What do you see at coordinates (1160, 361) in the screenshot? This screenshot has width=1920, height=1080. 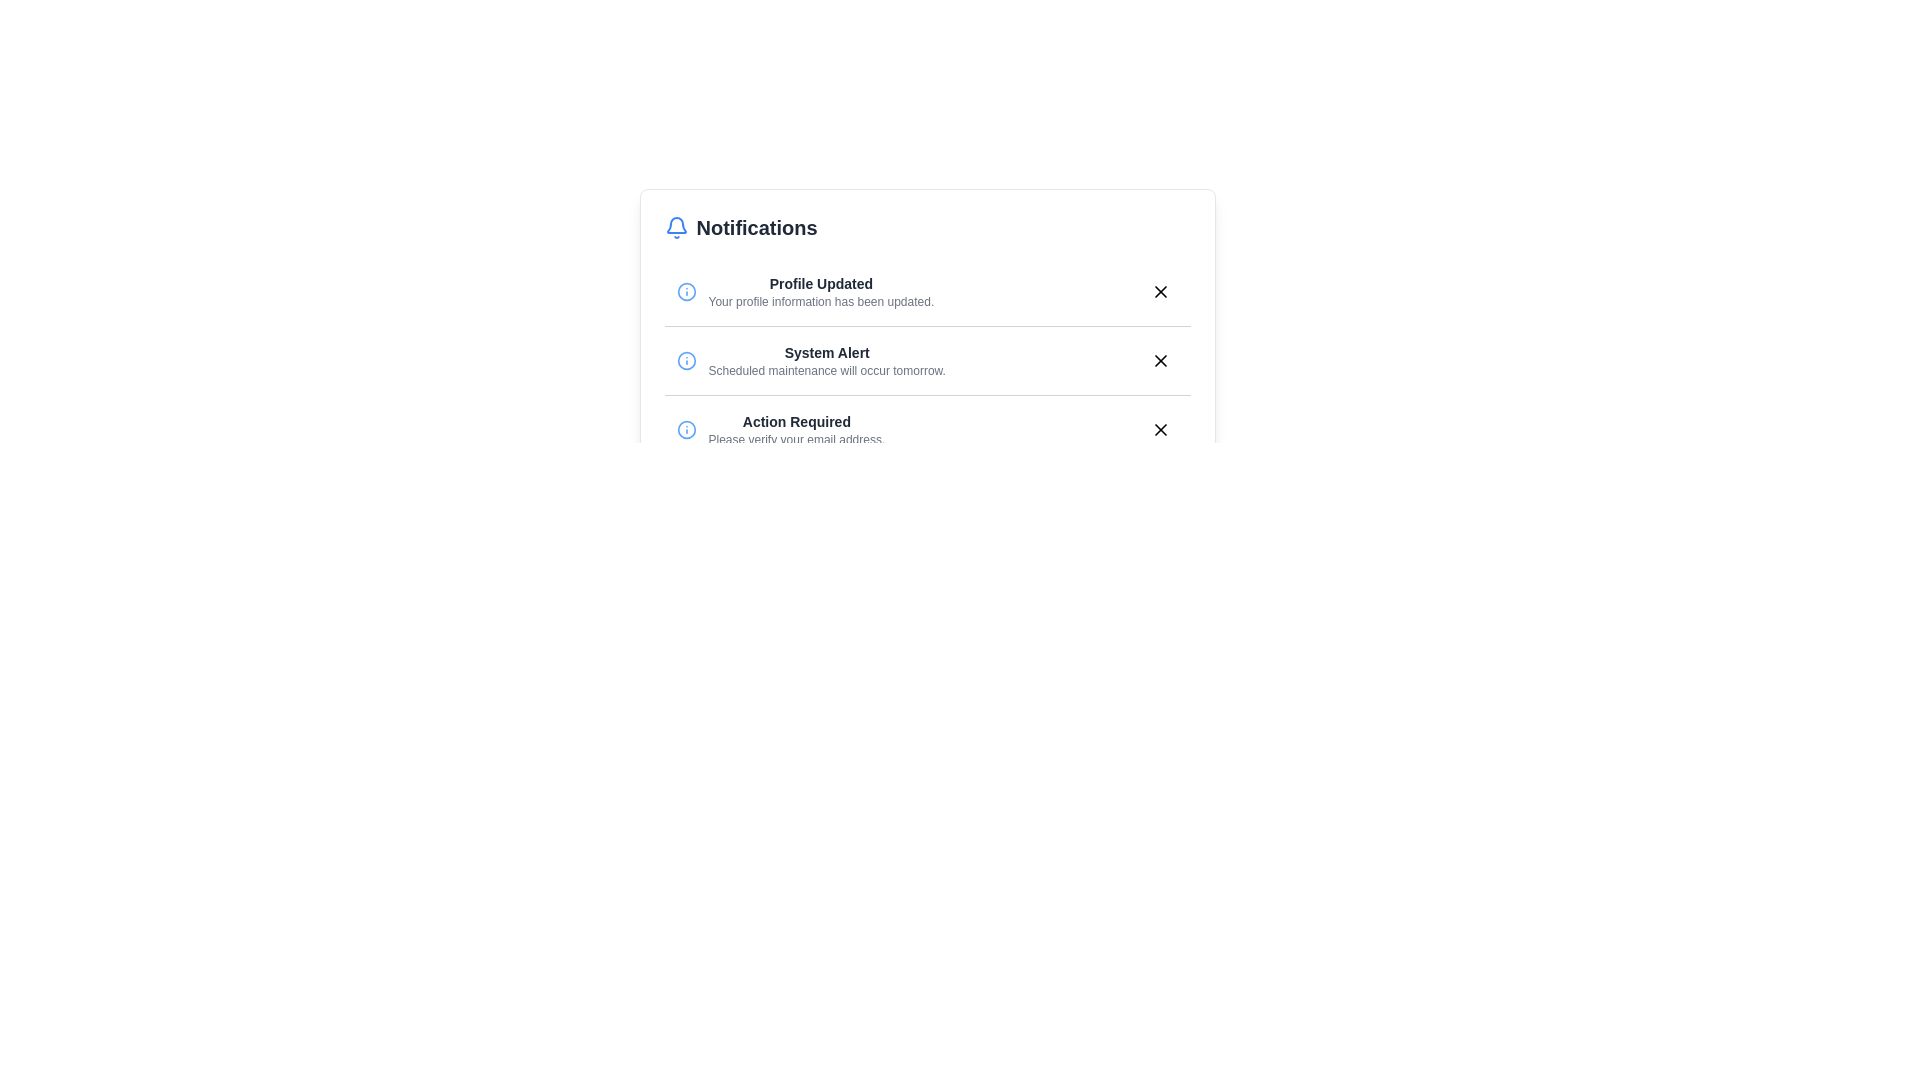 I see `the close button with an 'X' icon located on the right-hand side of the notification bar labeled 'System Alert Scheduled maintenance will occur tomorrow.'` at bounding box center [1160, 361].